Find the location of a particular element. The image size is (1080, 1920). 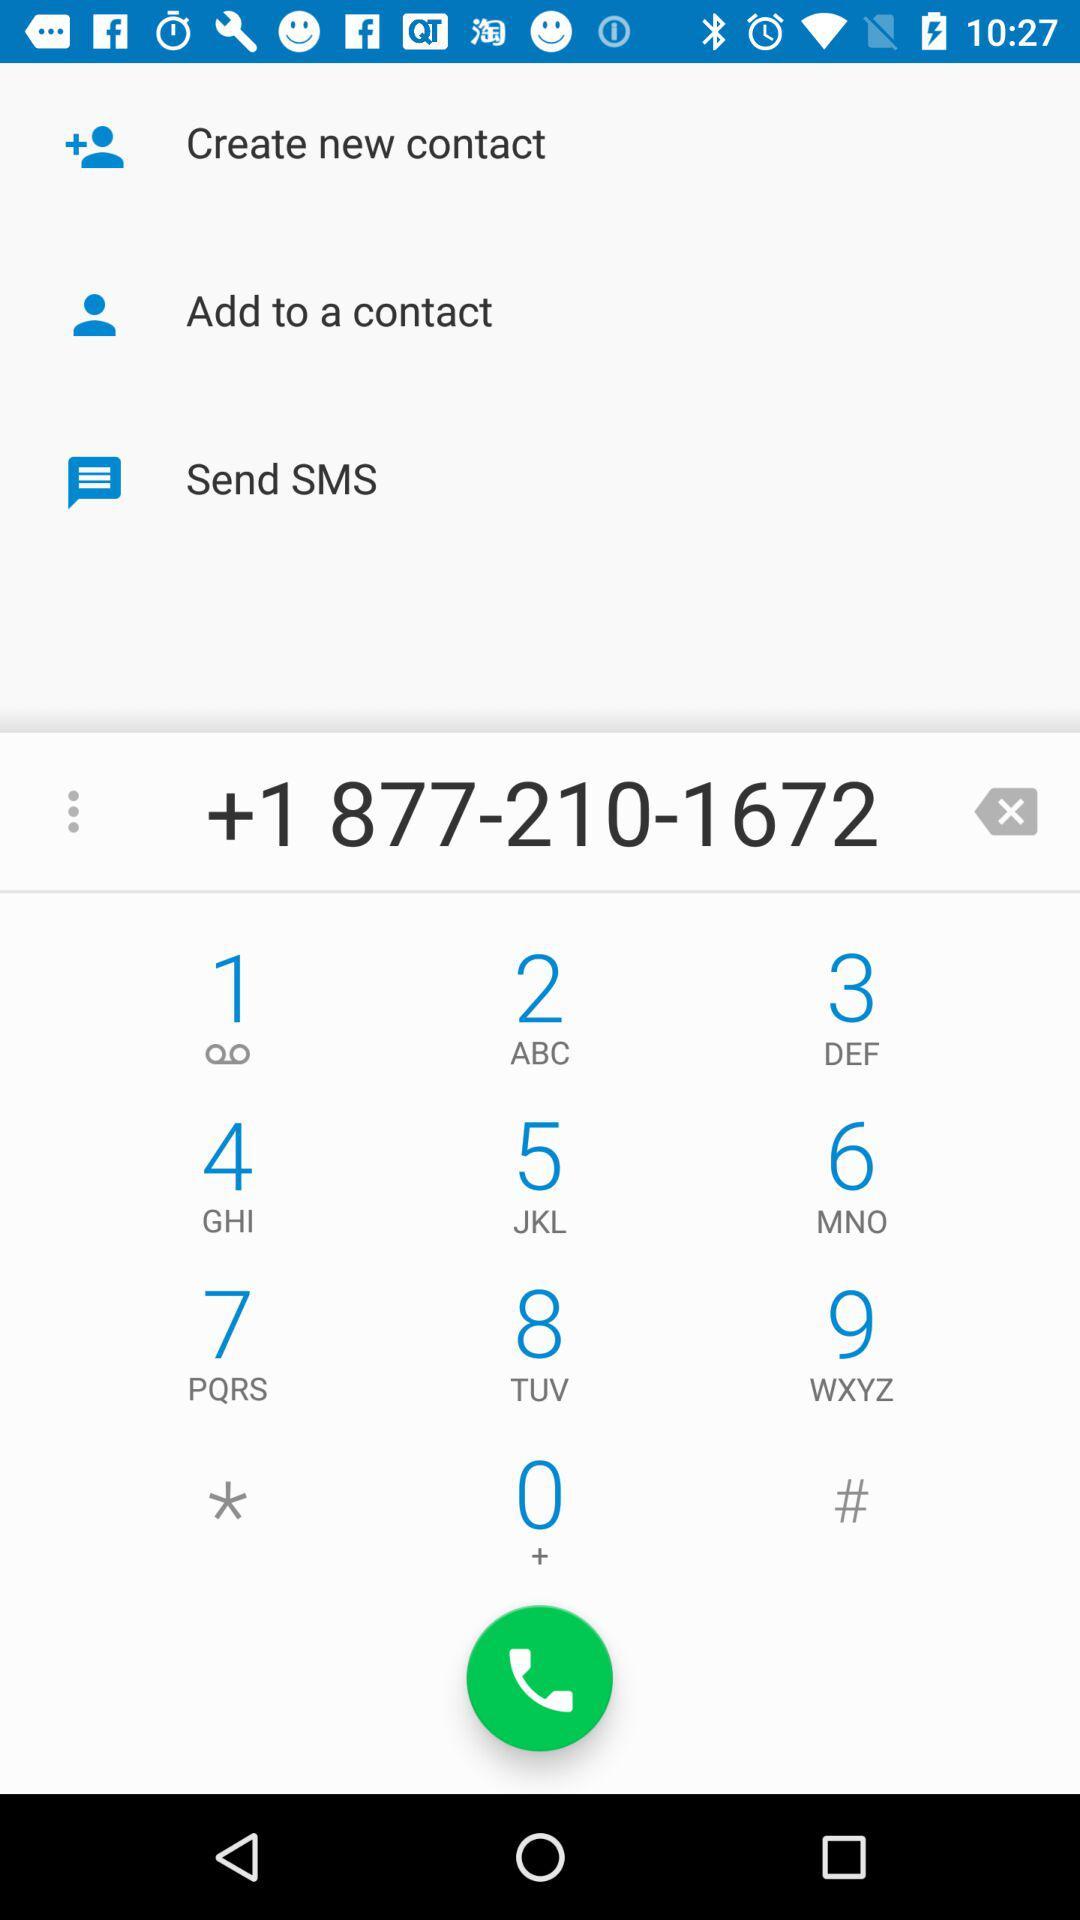

the call icon is located at coordinates (540, 1678).